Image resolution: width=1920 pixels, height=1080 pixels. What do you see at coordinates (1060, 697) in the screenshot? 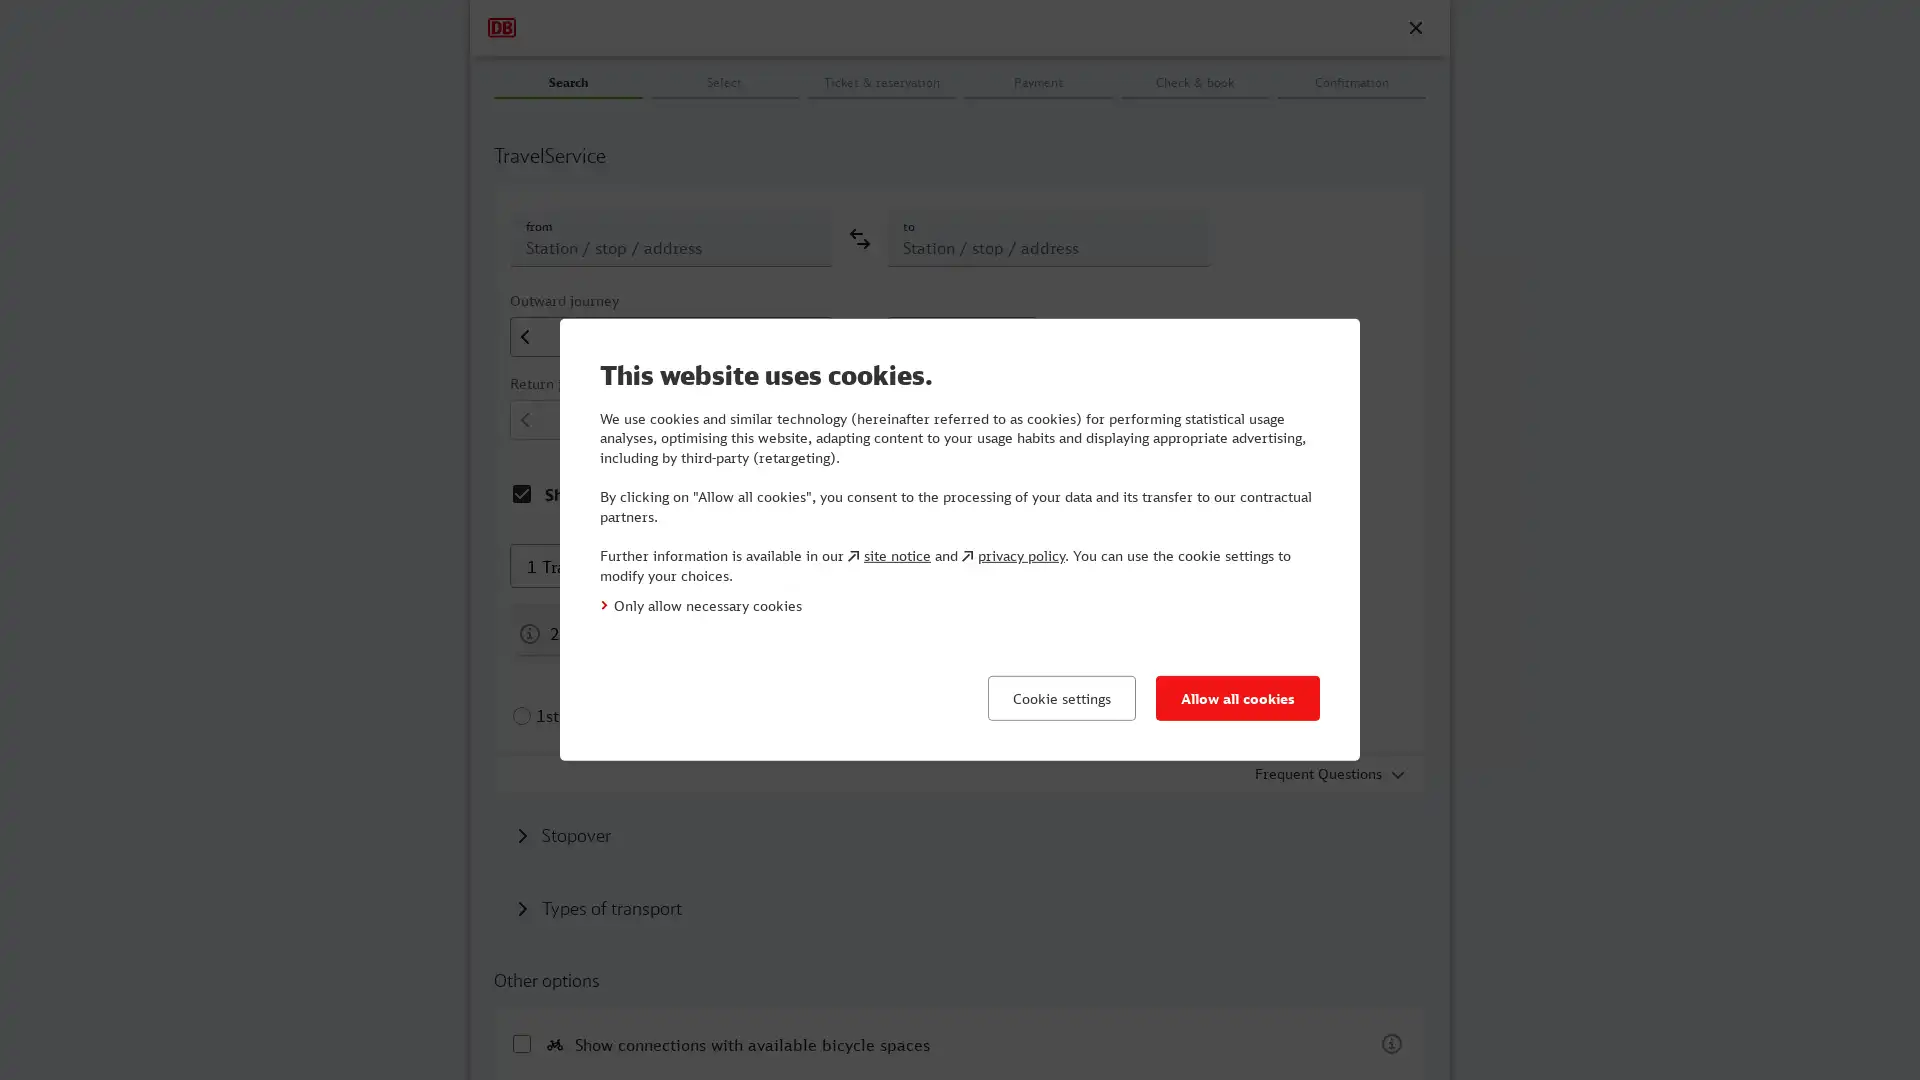
I see `Cookie settings` at bounding box center [1060, 697].